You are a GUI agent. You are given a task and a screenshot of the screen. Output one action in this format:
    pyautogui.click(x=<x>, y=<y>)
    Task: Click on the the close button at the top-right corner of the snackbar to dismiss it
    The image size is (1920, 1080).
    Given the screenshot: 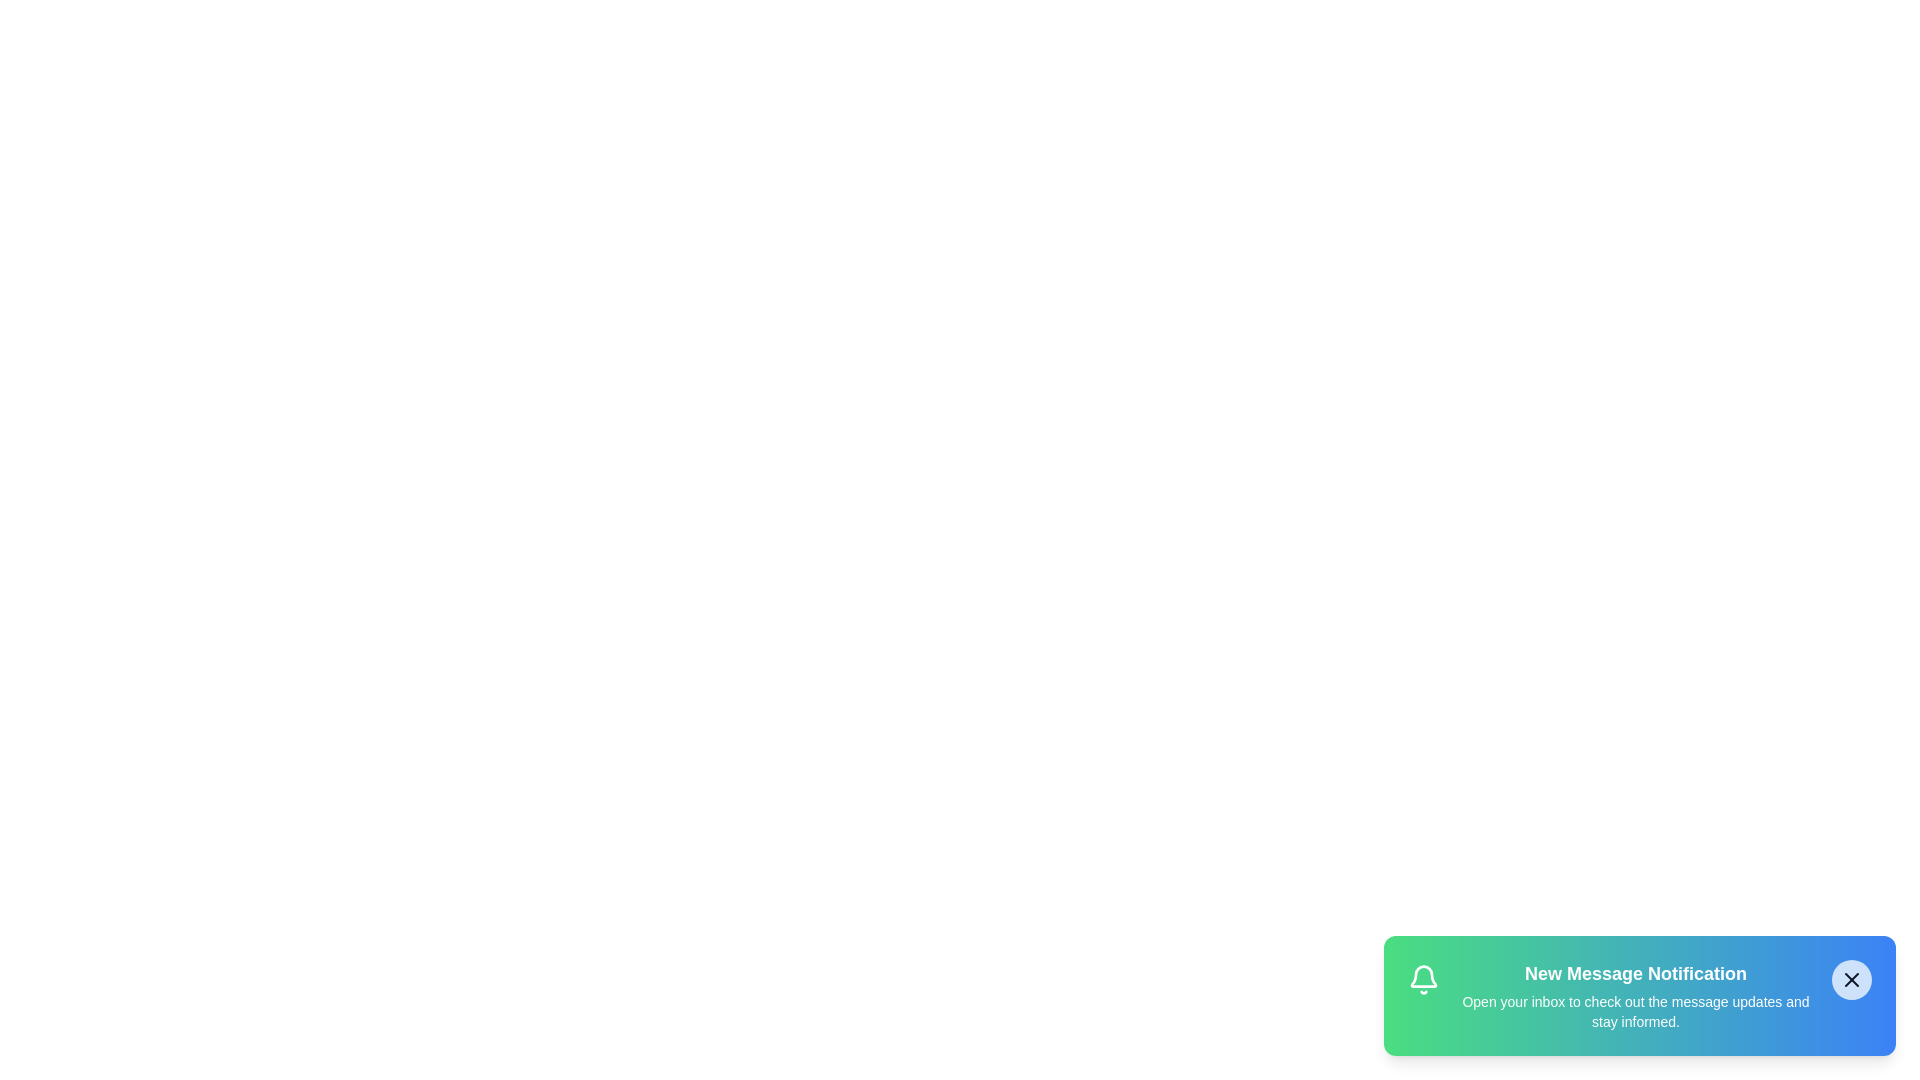 What is the action you would take?
    pyautogui.click(x=1851, y=978)
    